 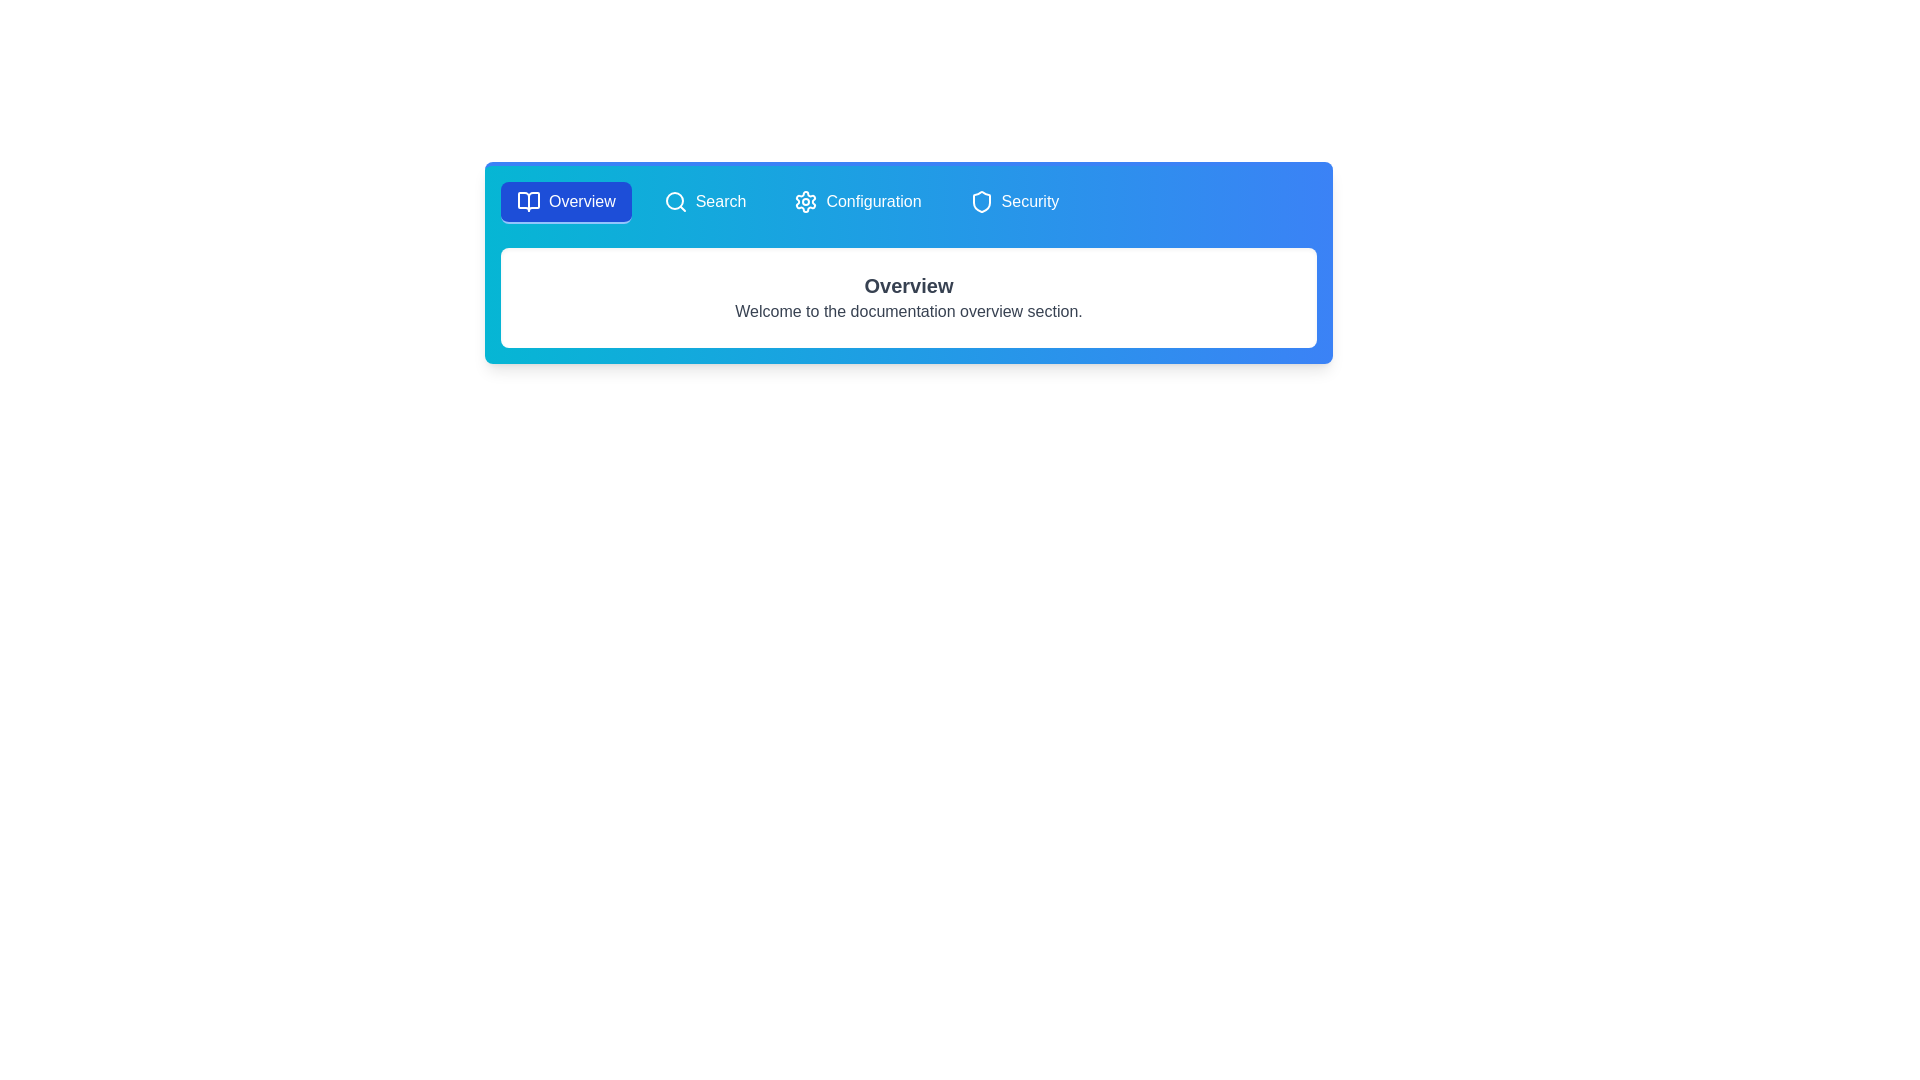 What do you see at coordinates (907, 297) in the screenshot?
I see `the Text Component (Header and Subtitle Combination) that provides context for the 'Overview' section, located in a light-colored rounded rectangle within a blue header-like section` at bounding box center [907, 297].